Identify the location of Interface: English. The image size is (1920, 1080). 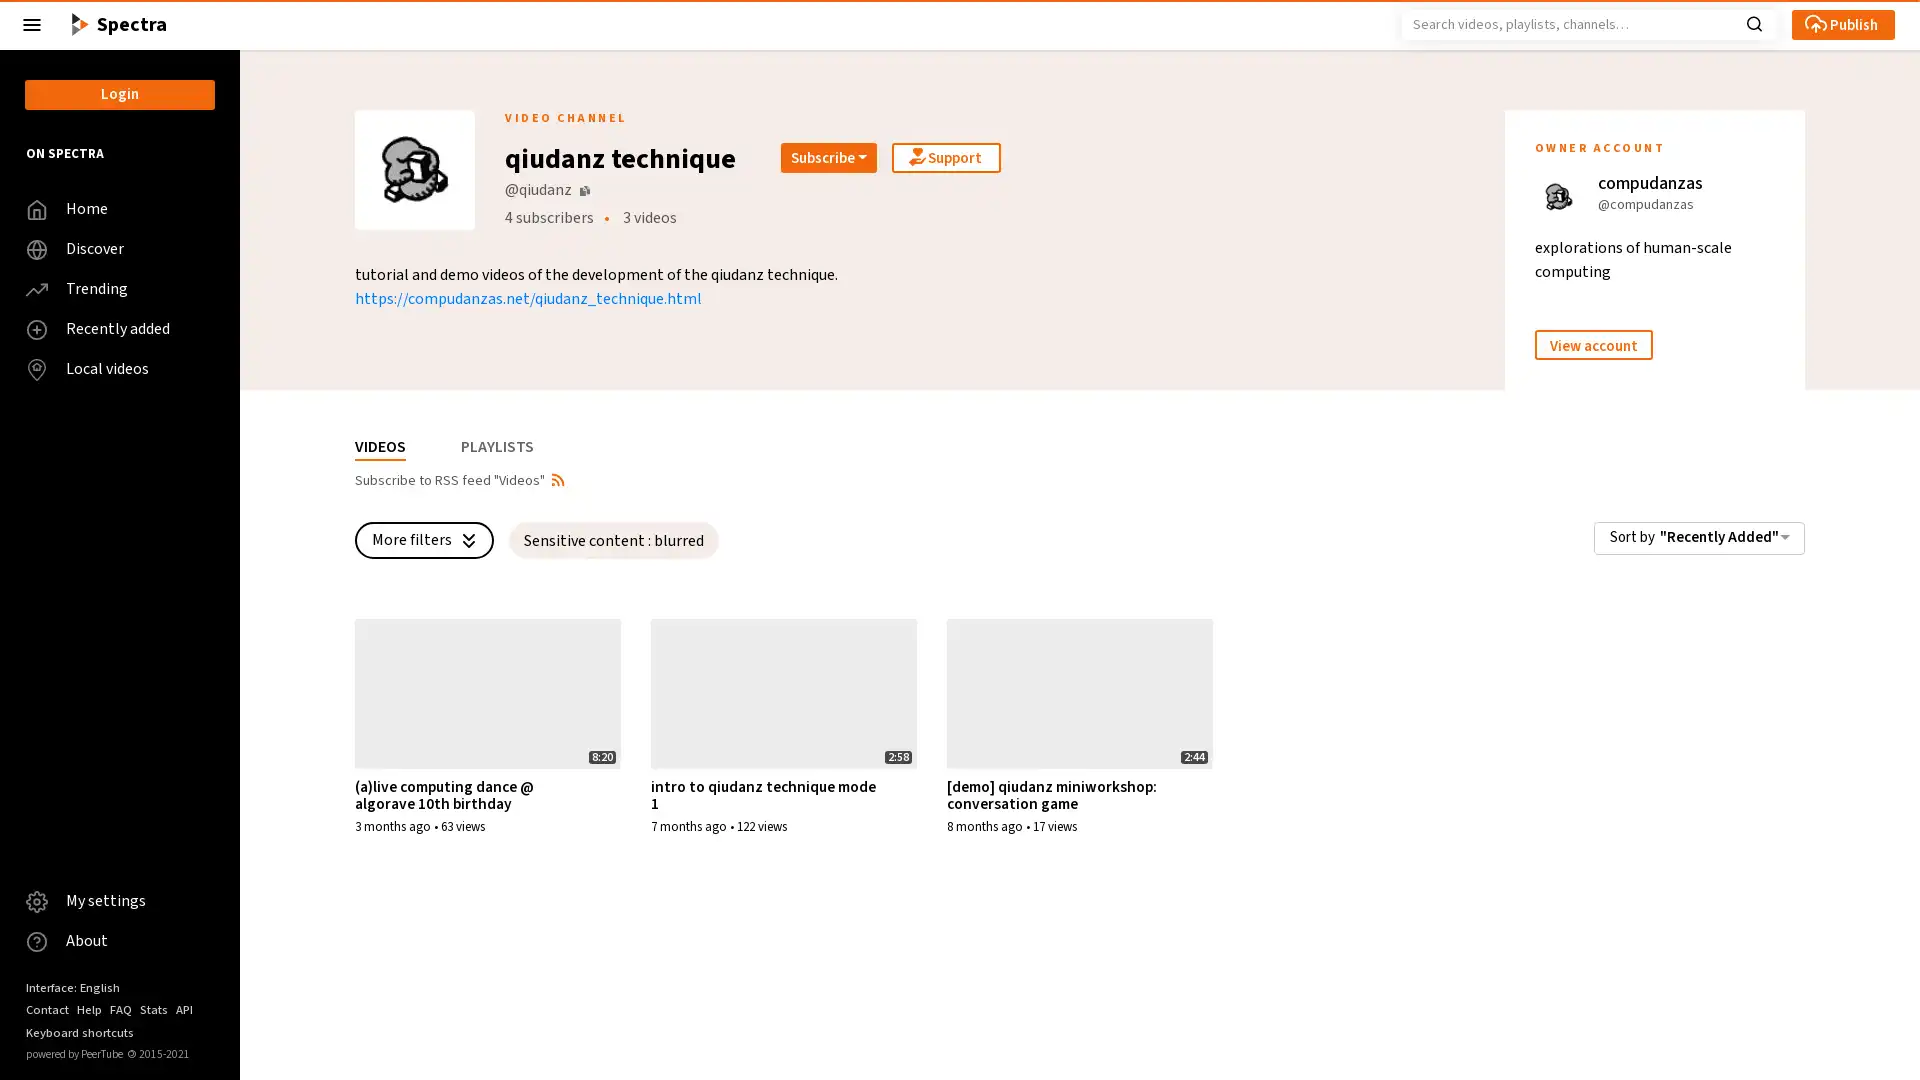
(72, 986).